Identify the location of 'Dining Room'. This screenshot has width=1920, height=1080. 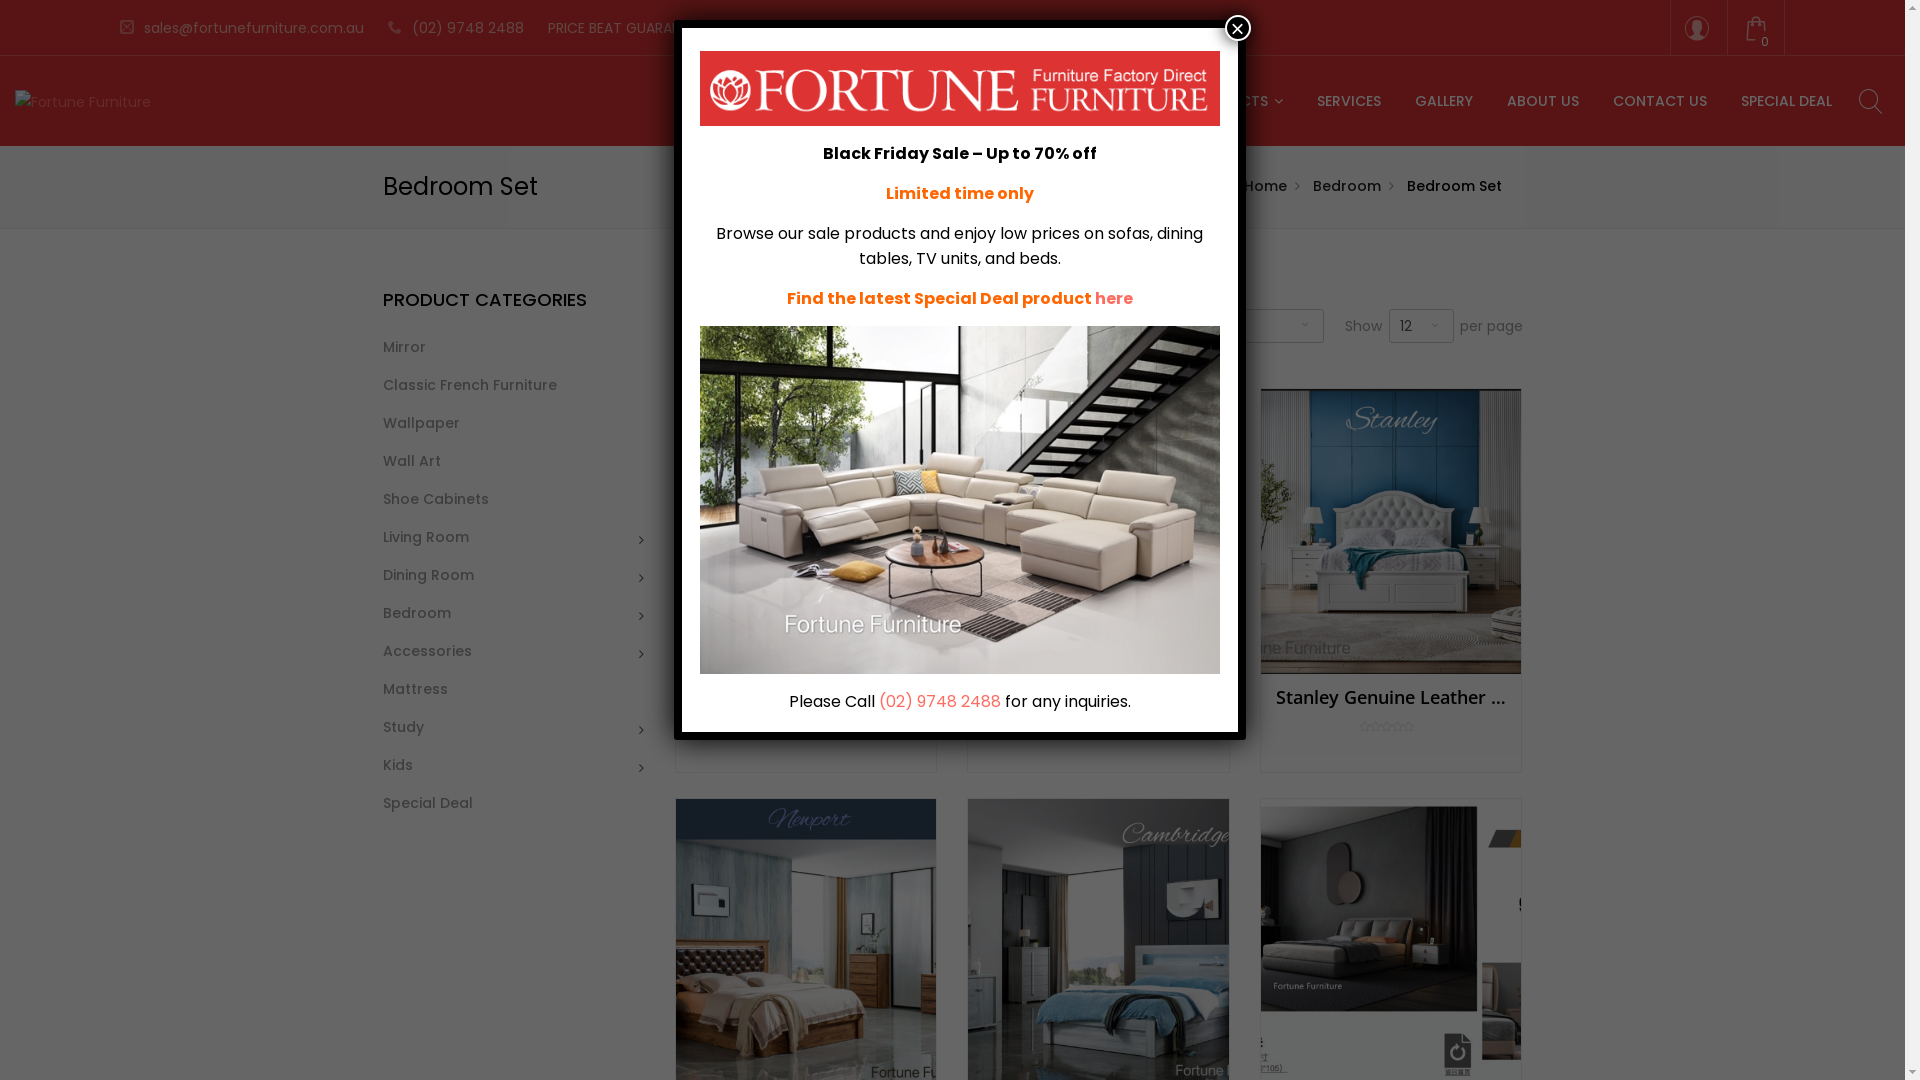
(426, 573).